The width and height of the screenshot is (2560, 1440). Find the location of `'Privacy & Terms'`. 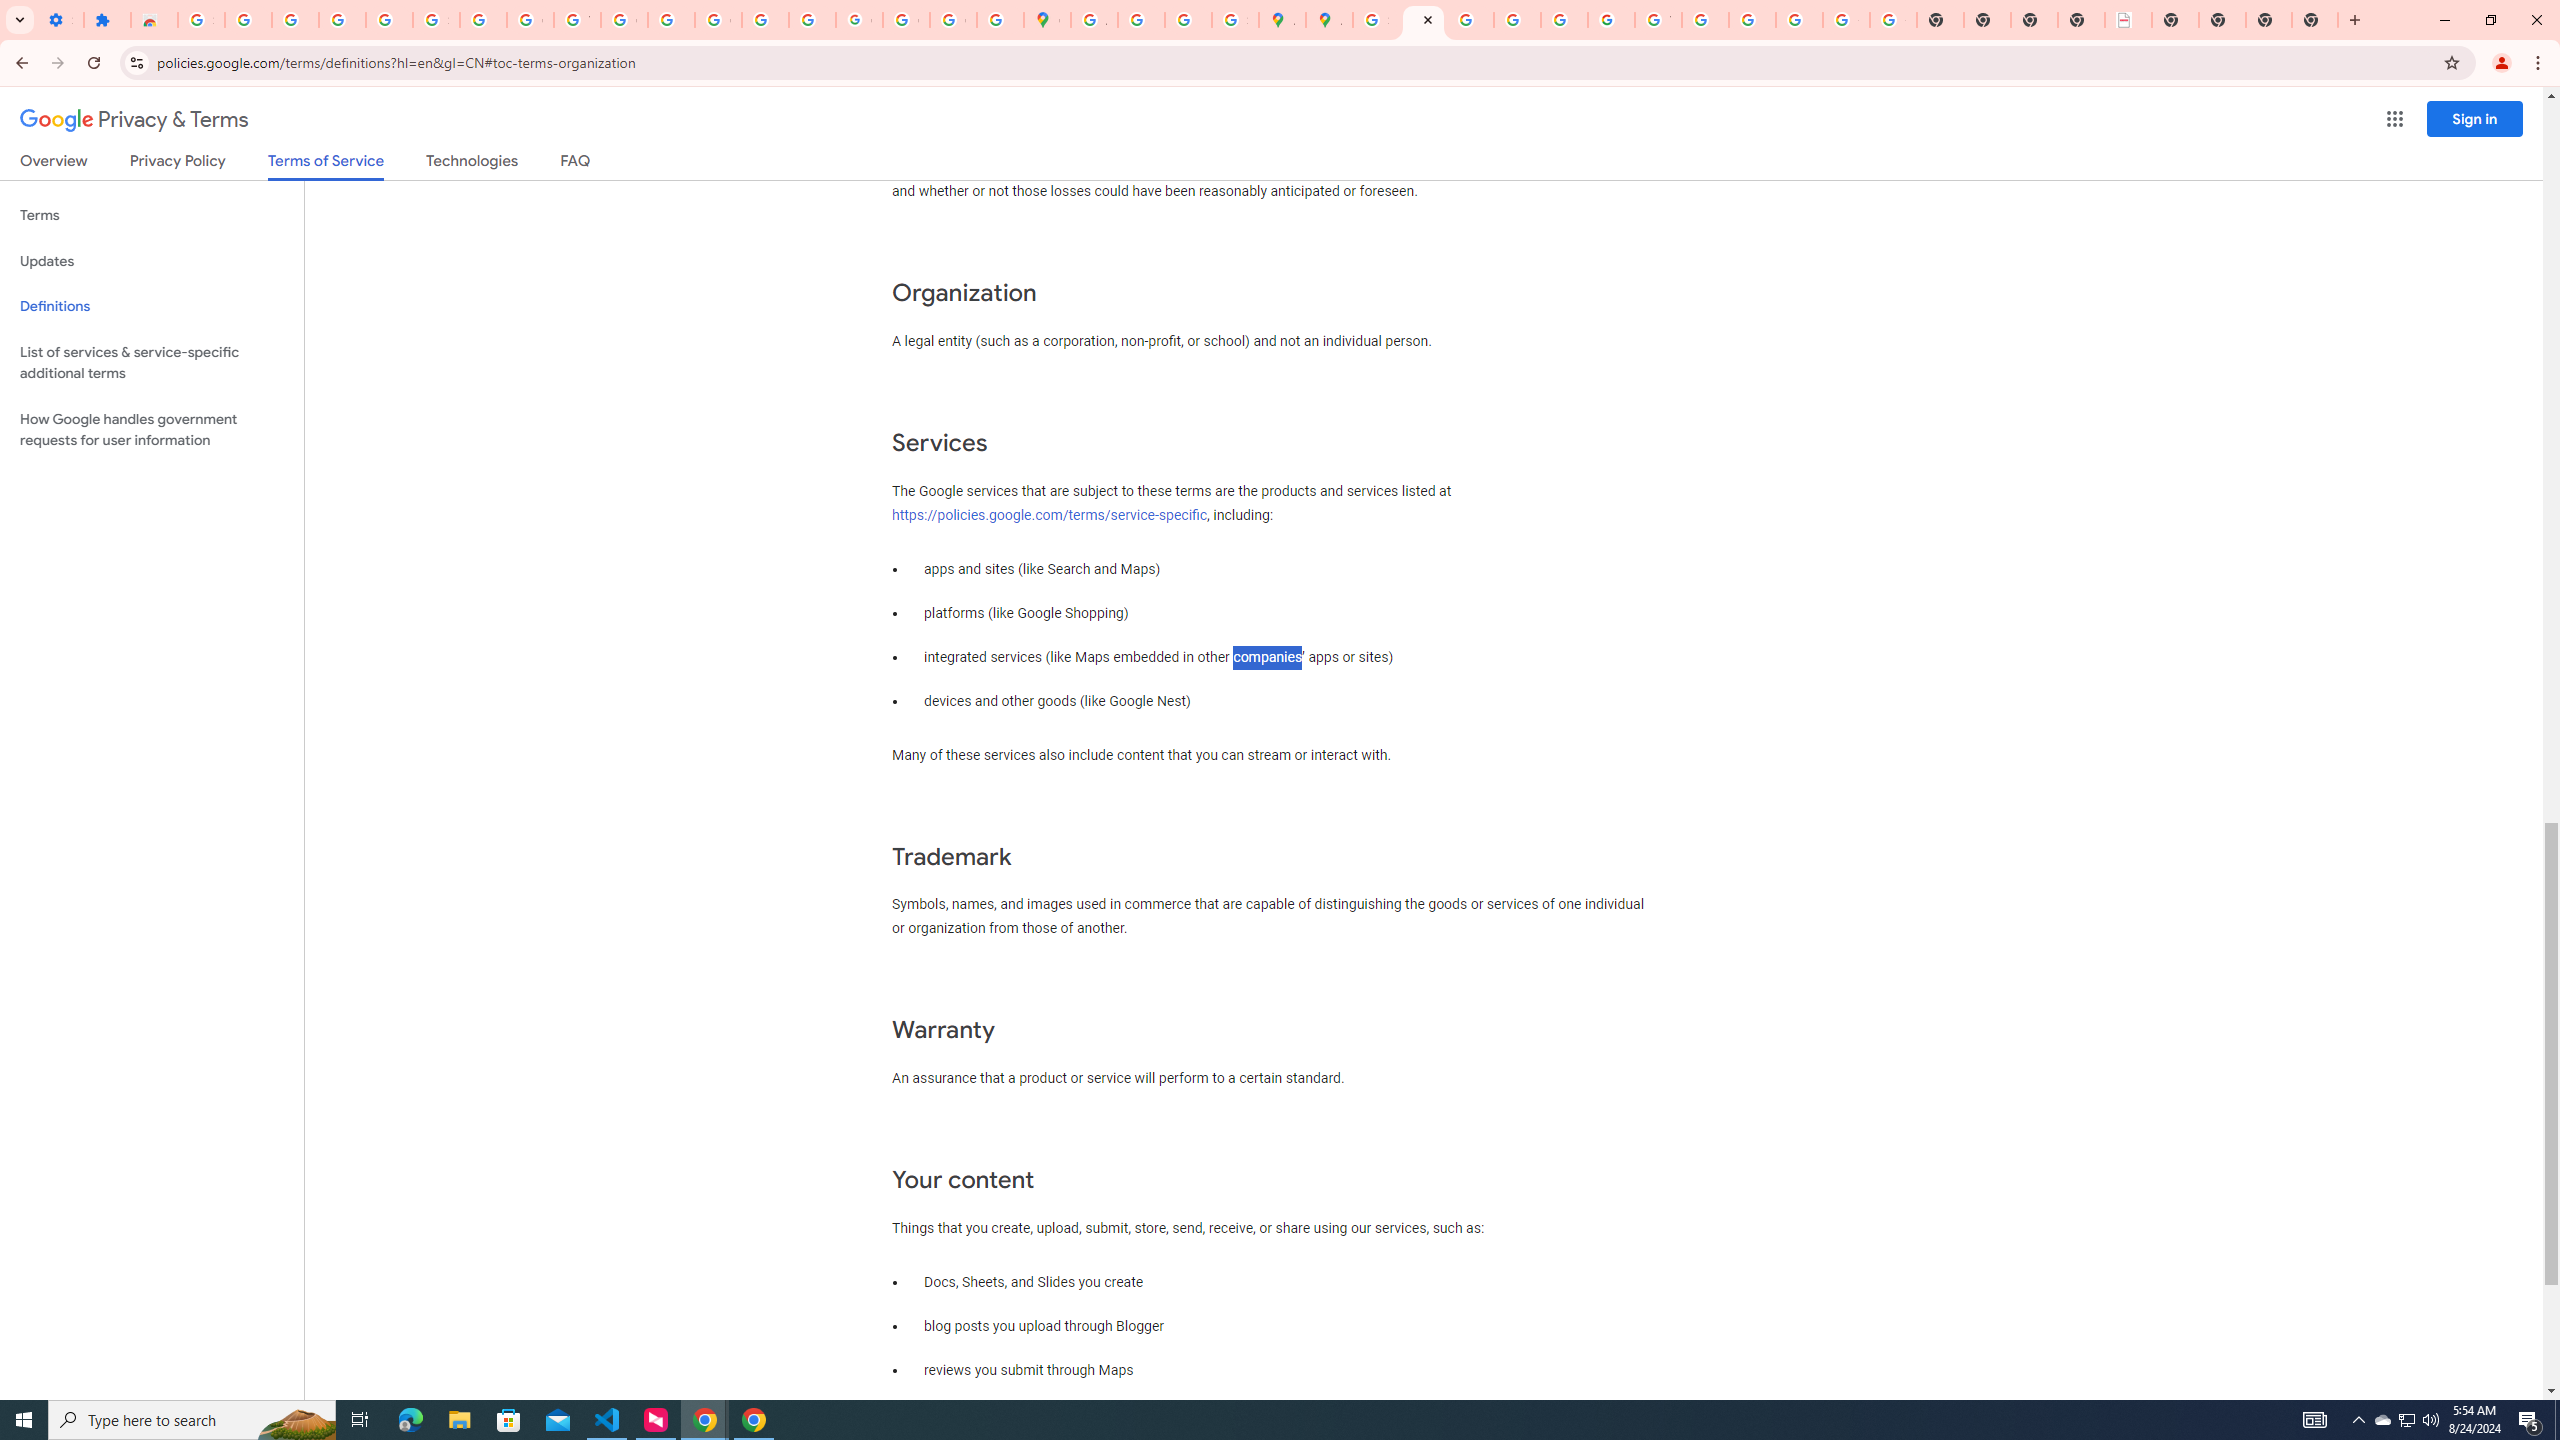

'Privacy & Terms' is located at coordinates (134, 119).